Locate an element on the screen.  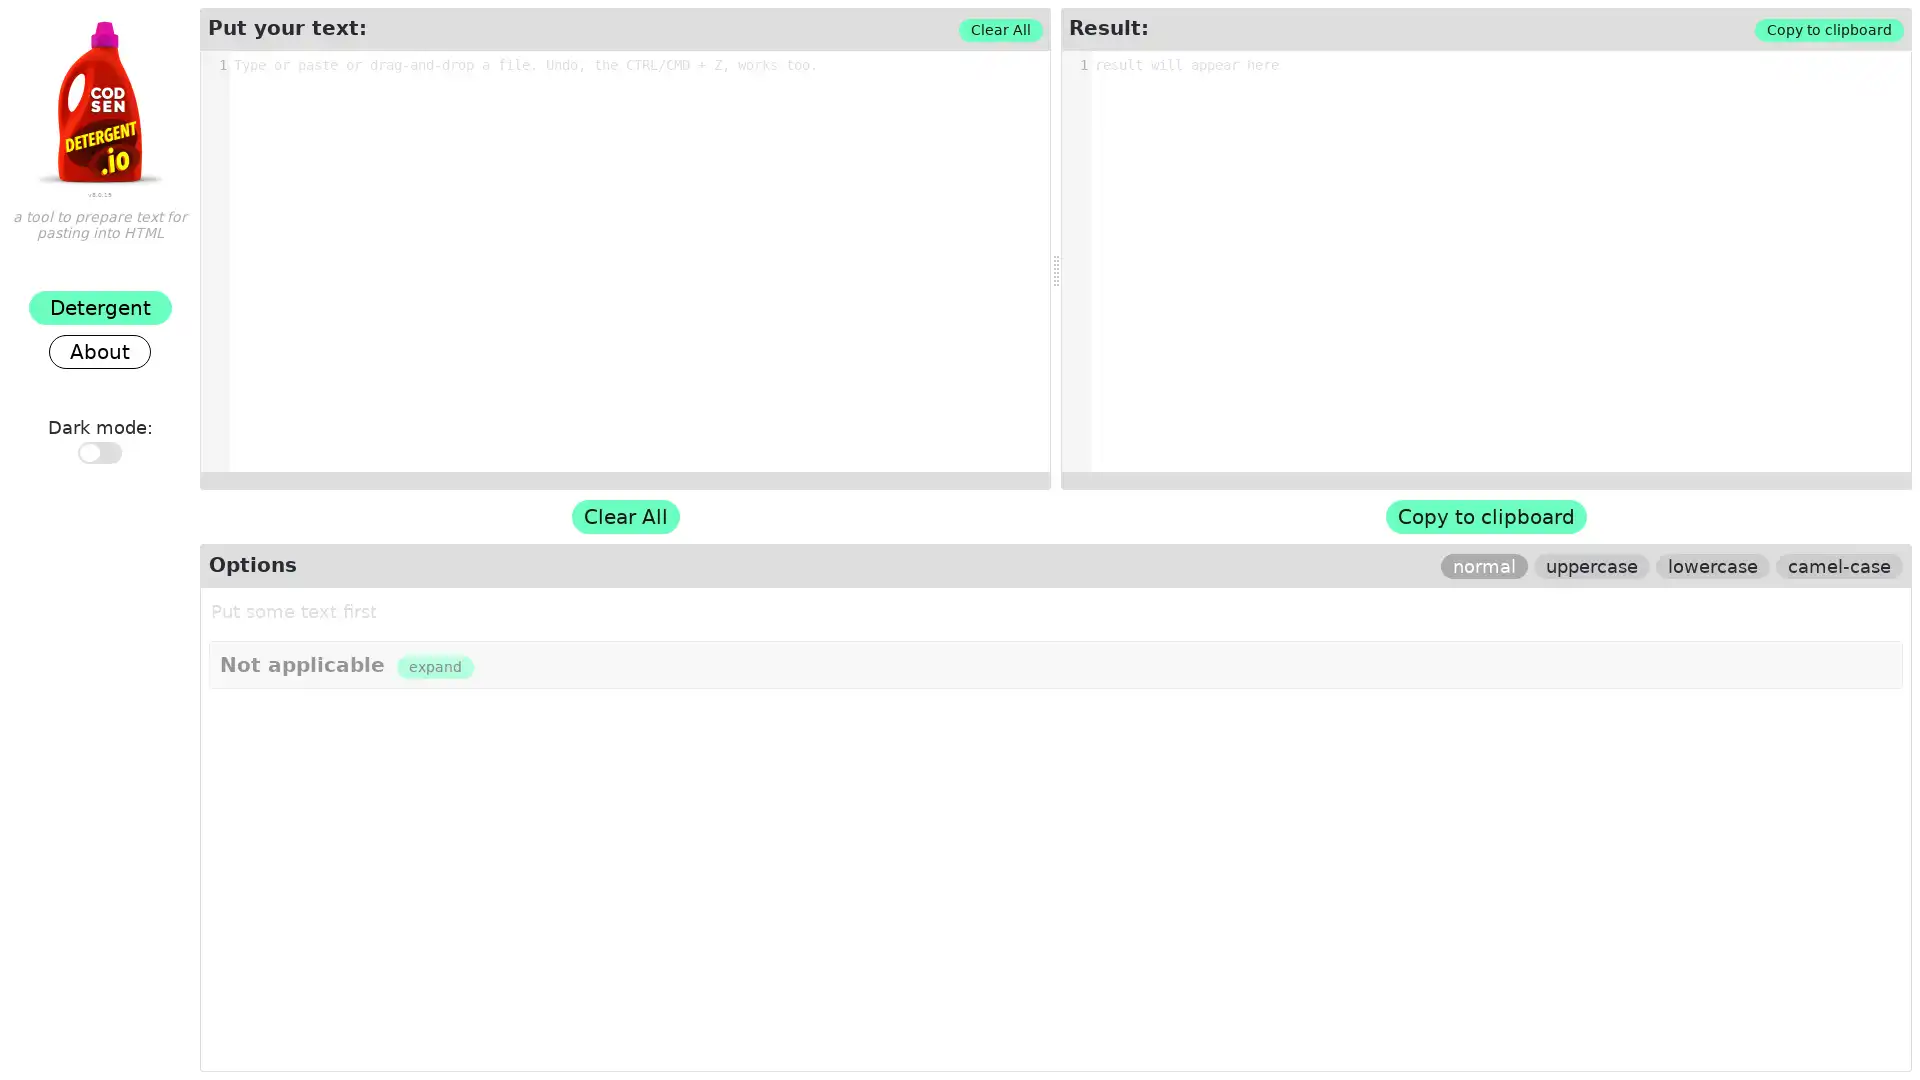
Clear All is located at coordinates (1001, 30).